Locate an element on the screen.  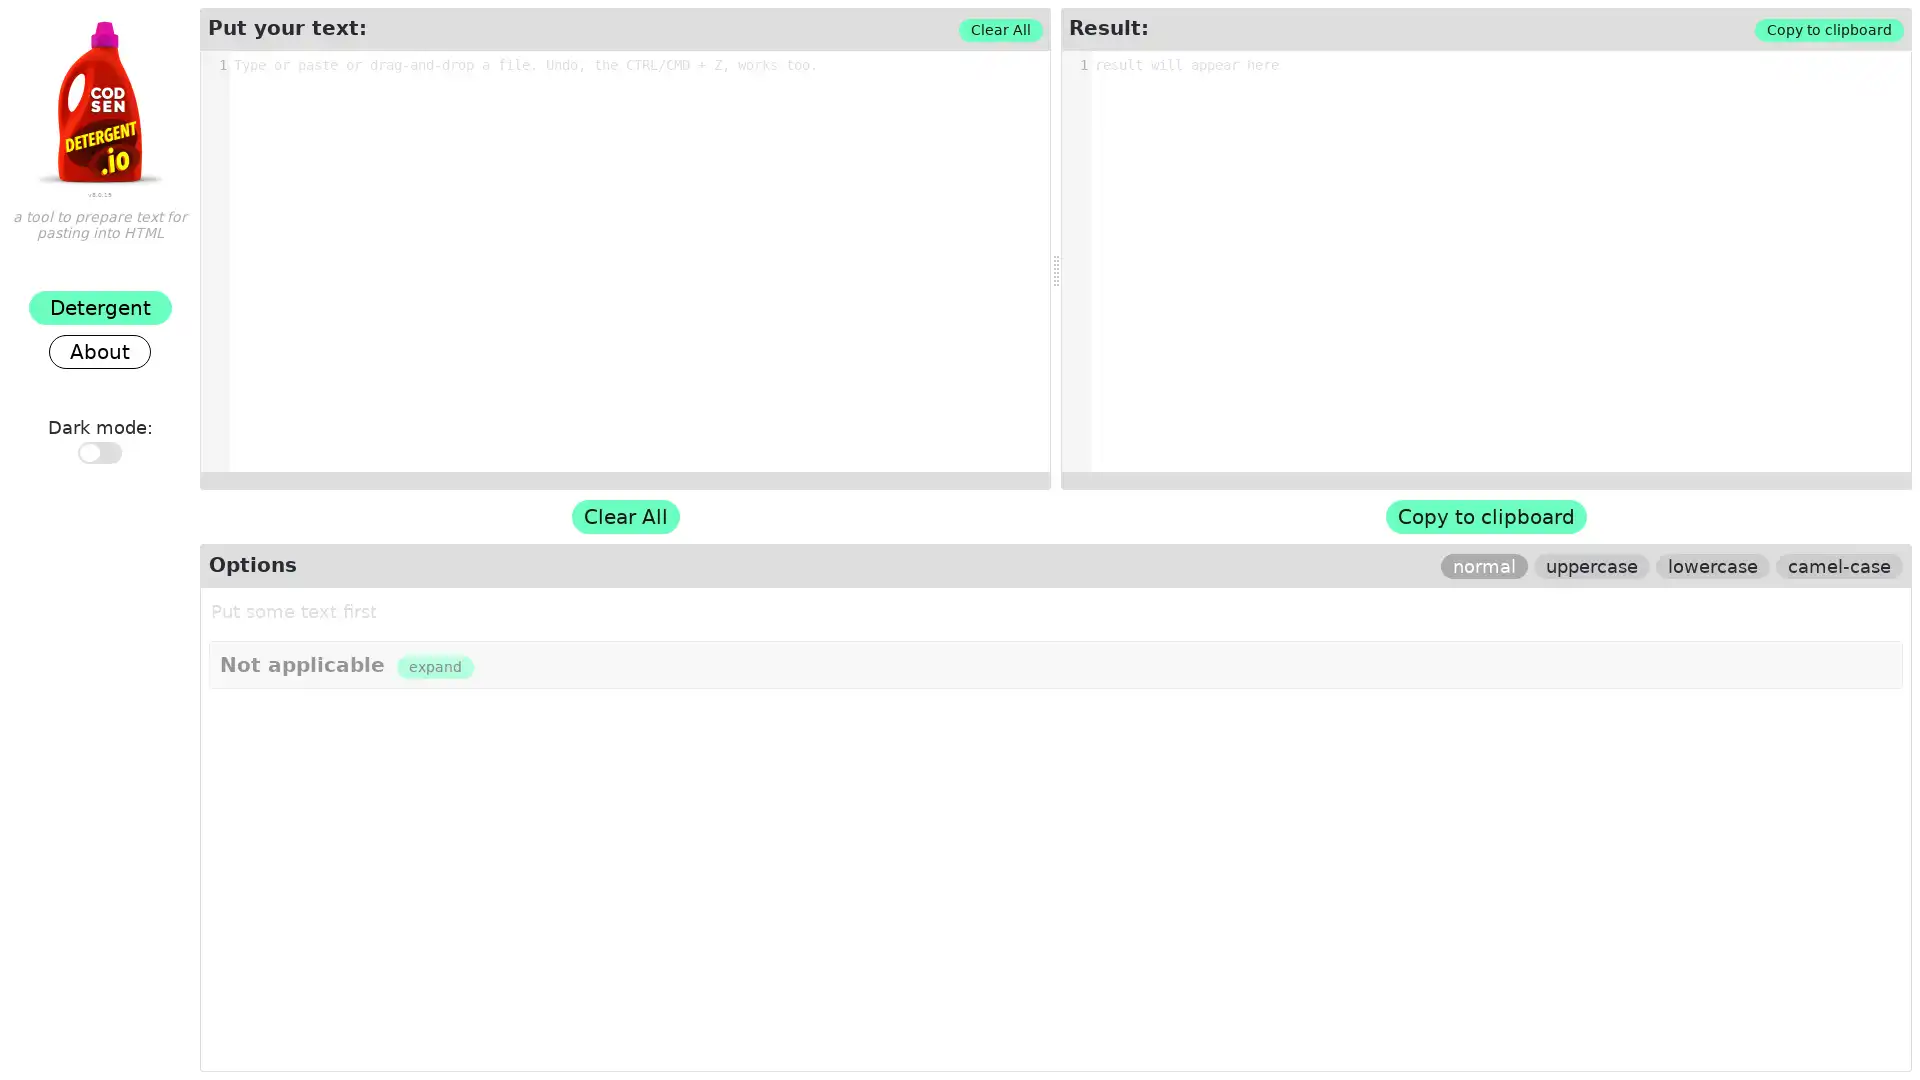
Clear All is located at coordinates (1001, 30).